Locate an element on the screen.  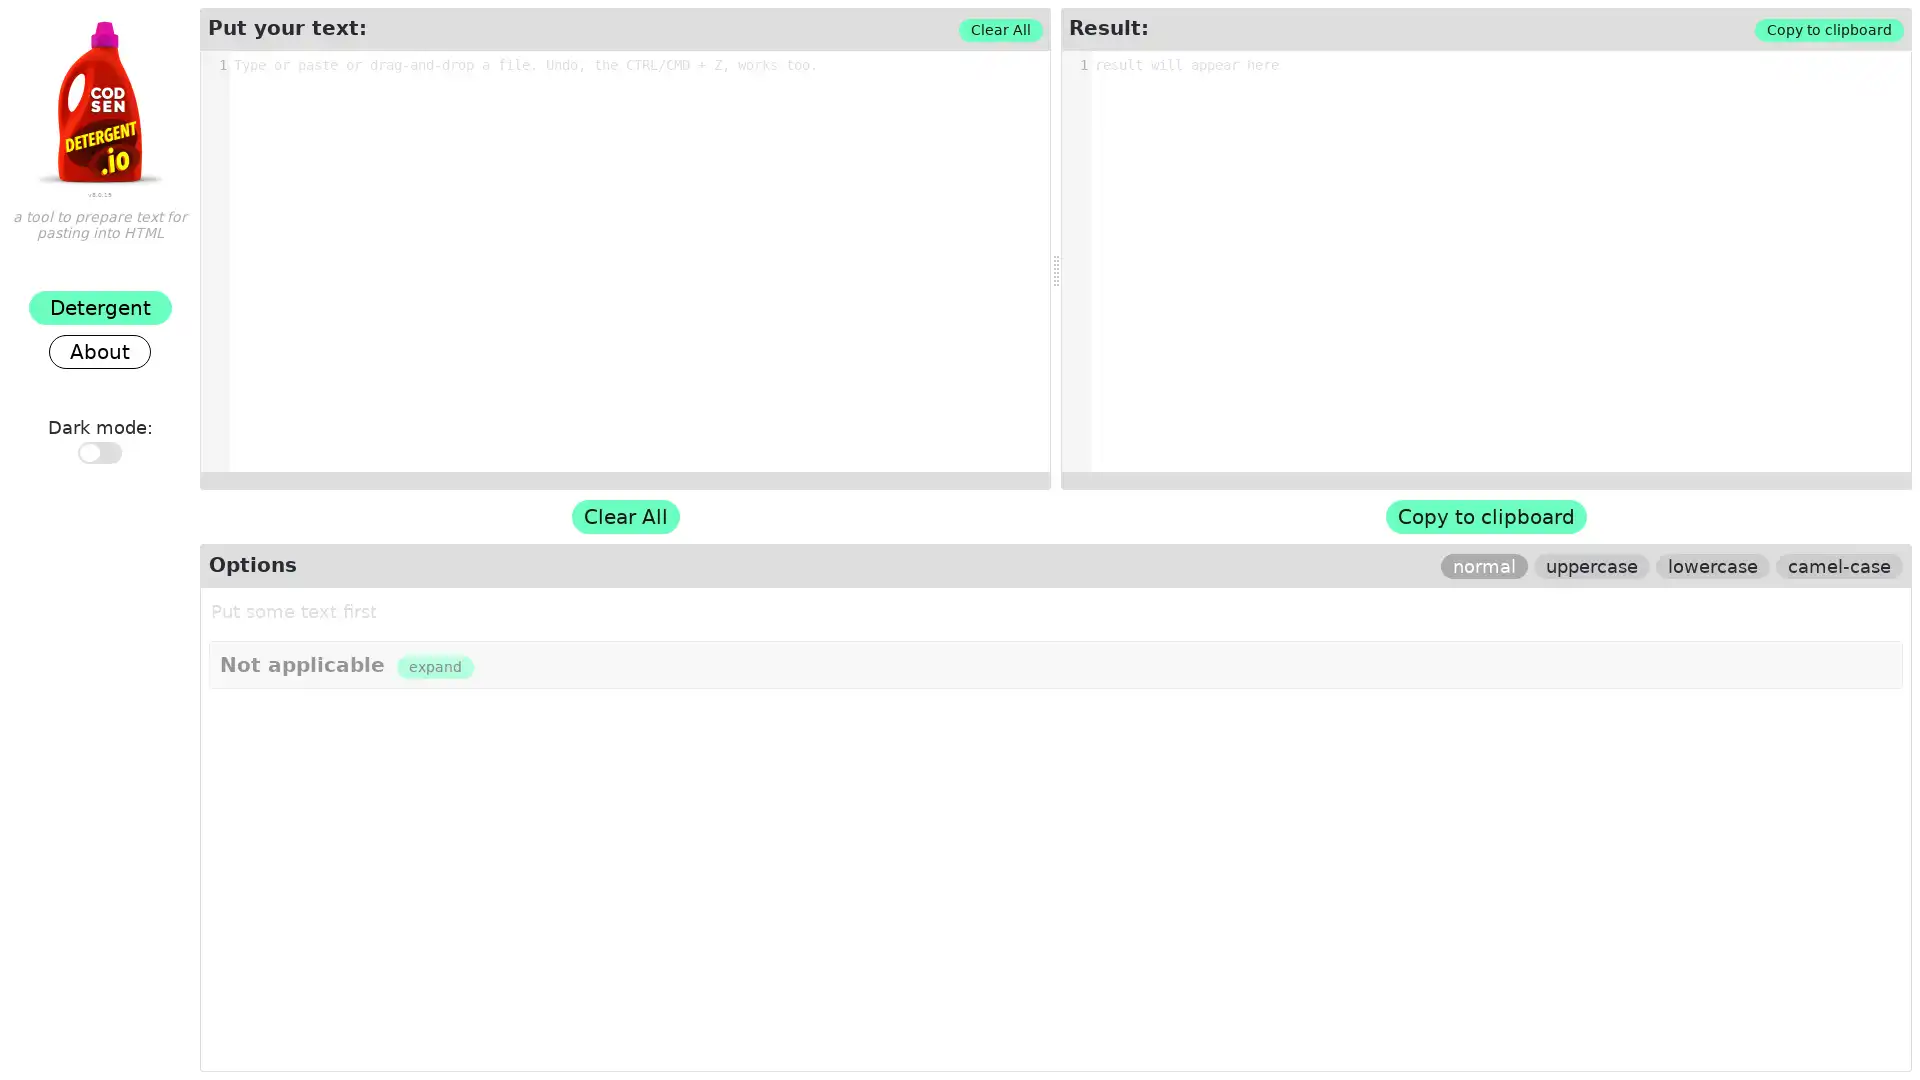
Clear All is located at coordinates (1001, 30).